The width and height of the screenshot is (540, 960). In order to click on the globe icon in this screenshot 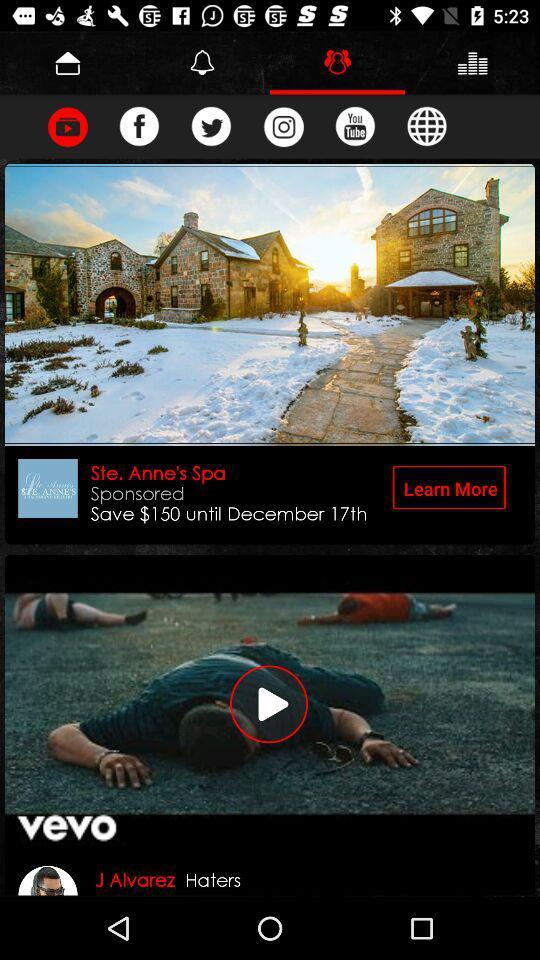, I will do `click(426, 125)`.